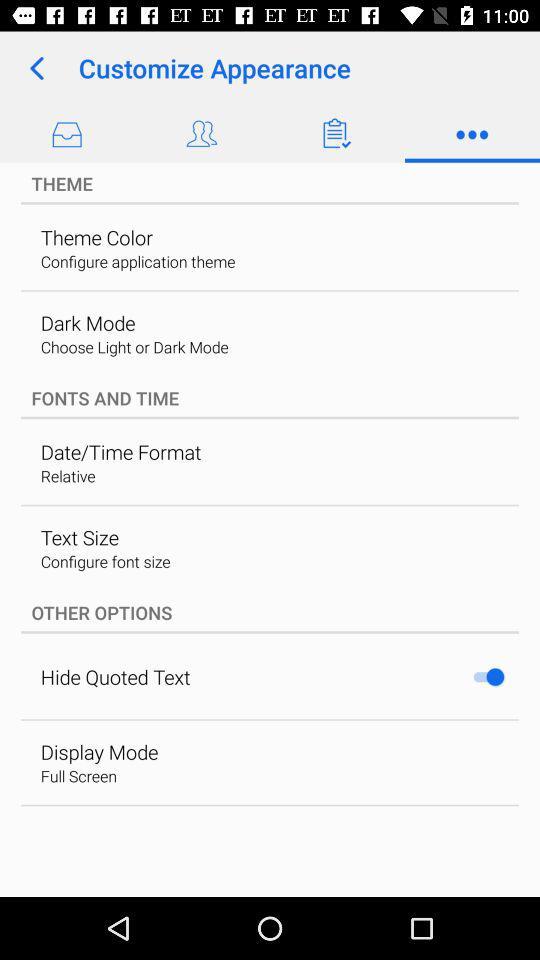 This screenshot has width=540, height=960. What do you see at coordinates (487, 677) in the screenshot?
I see `the icon to the right of hide quoted text item` at bounding box center [487, 677].